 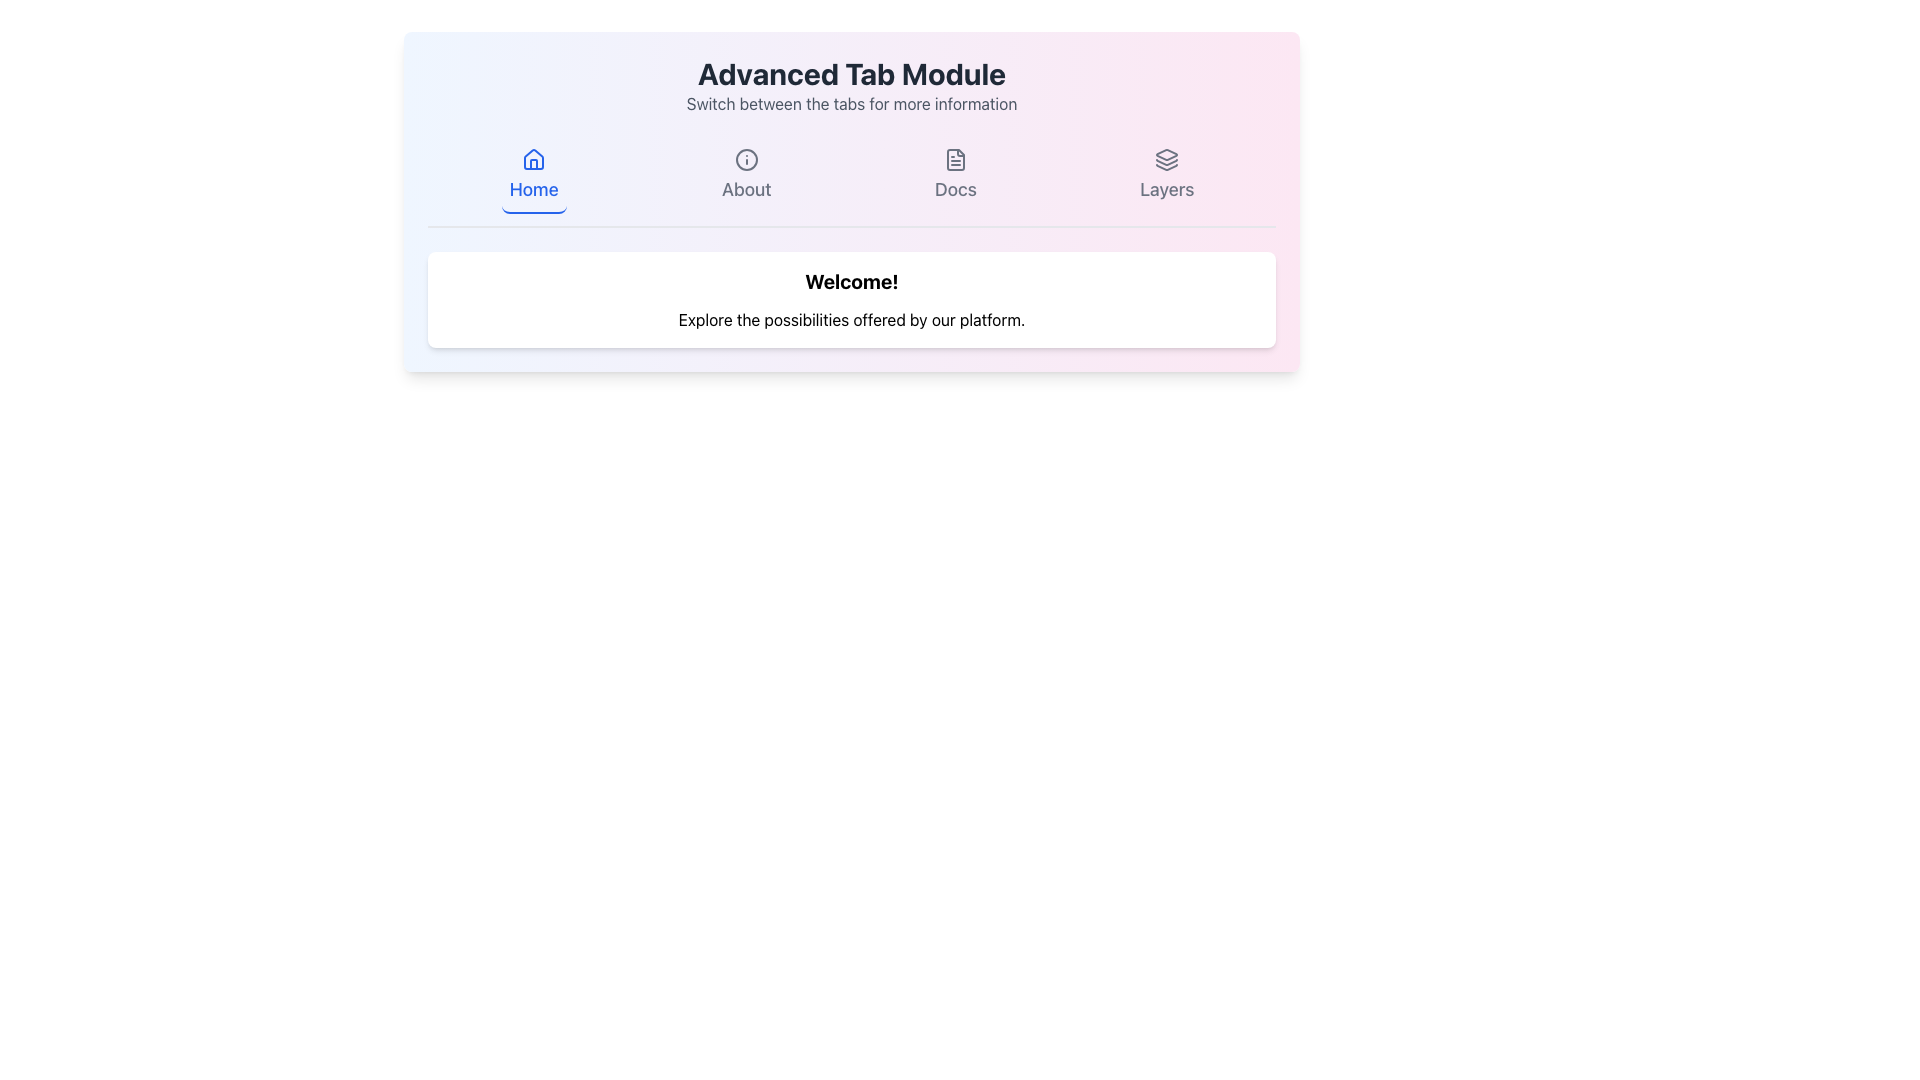 What do you see at coordinates (851, 72) in the screenshot?
I see `the text label that serves as a header or title for the module, positioned at the top section of the module above the secondary text` at bounding box center [851, 72].